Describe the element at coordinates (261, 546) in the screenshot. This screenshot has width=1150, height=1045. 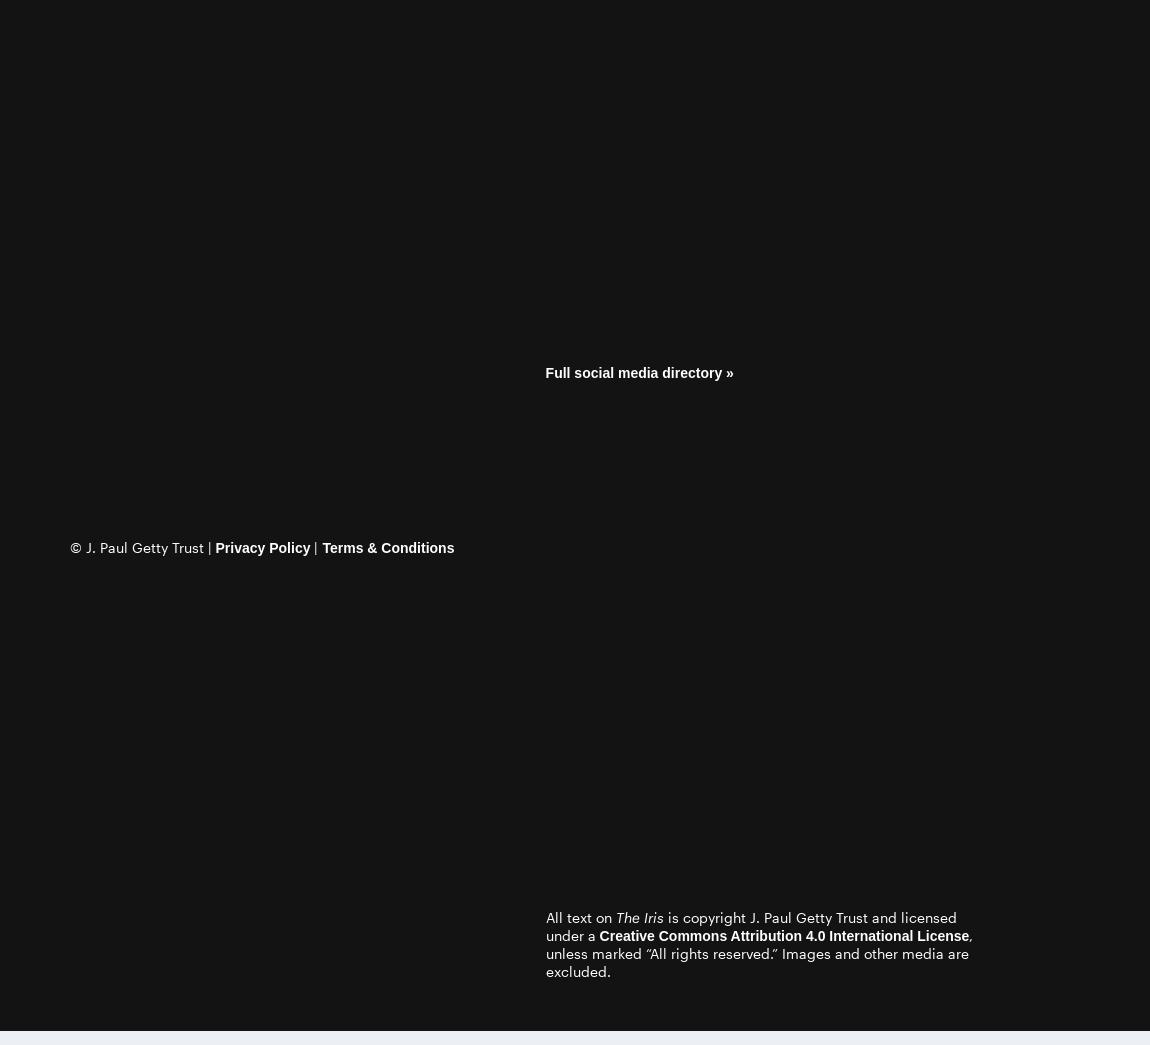
I see `'Privacy Policy'` at that location.